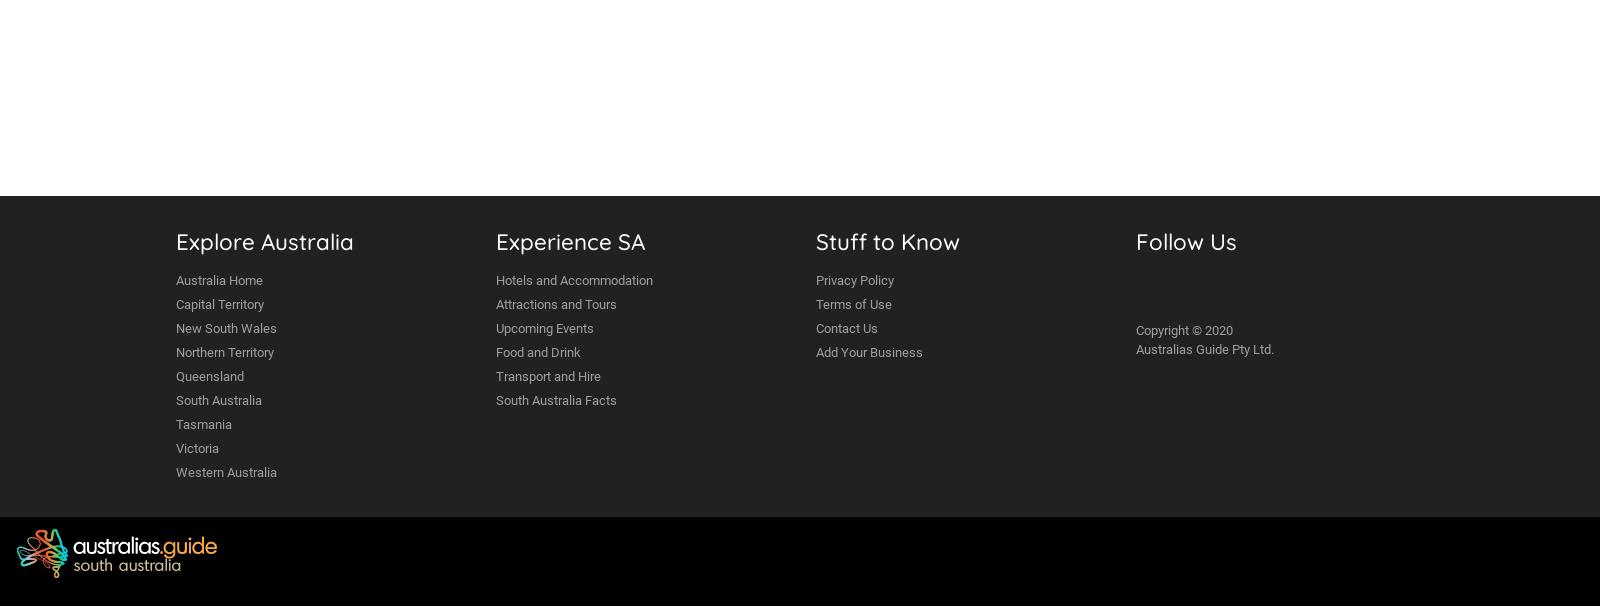 This screenshot has height=606, width=1600. Describe the element at coordinates (569, 240) in the screenshot. I see `'Experience SA'` at that location.